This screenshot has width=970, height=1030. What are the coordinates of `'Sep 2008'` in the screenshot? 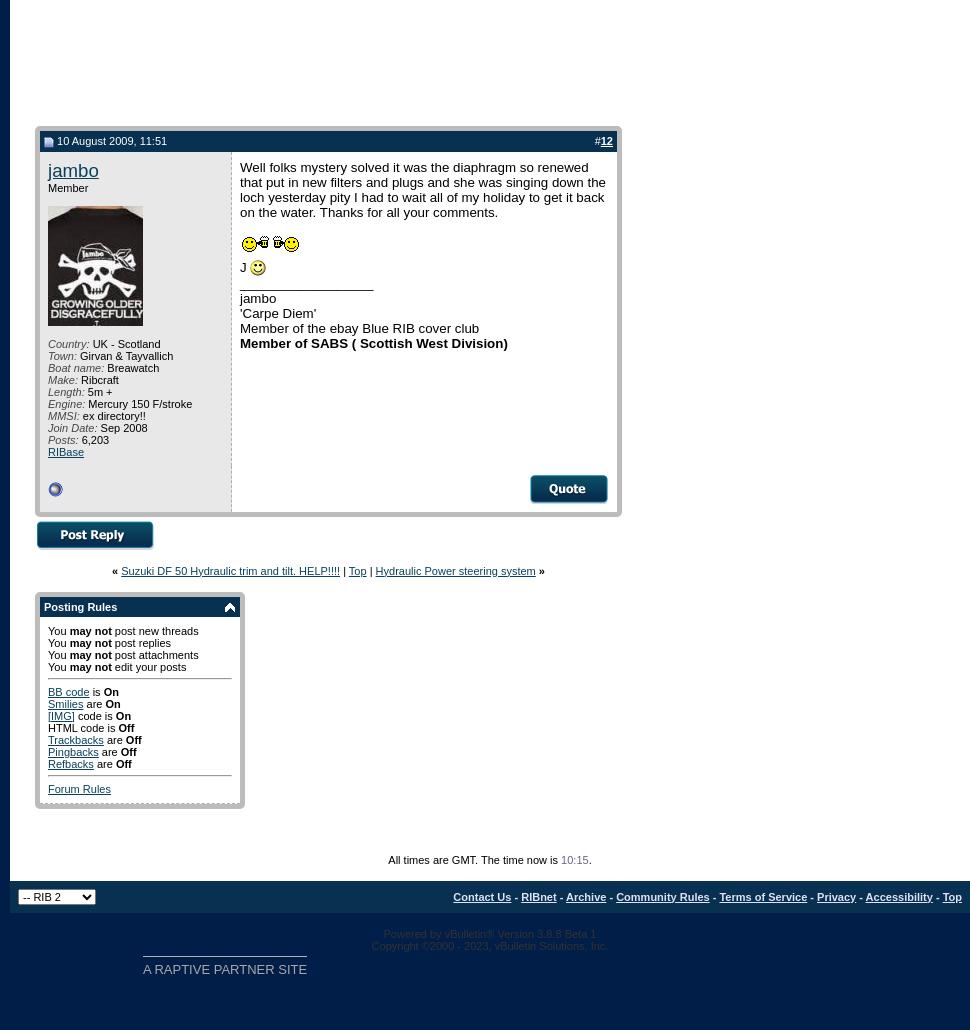 It's located at (122, 427).